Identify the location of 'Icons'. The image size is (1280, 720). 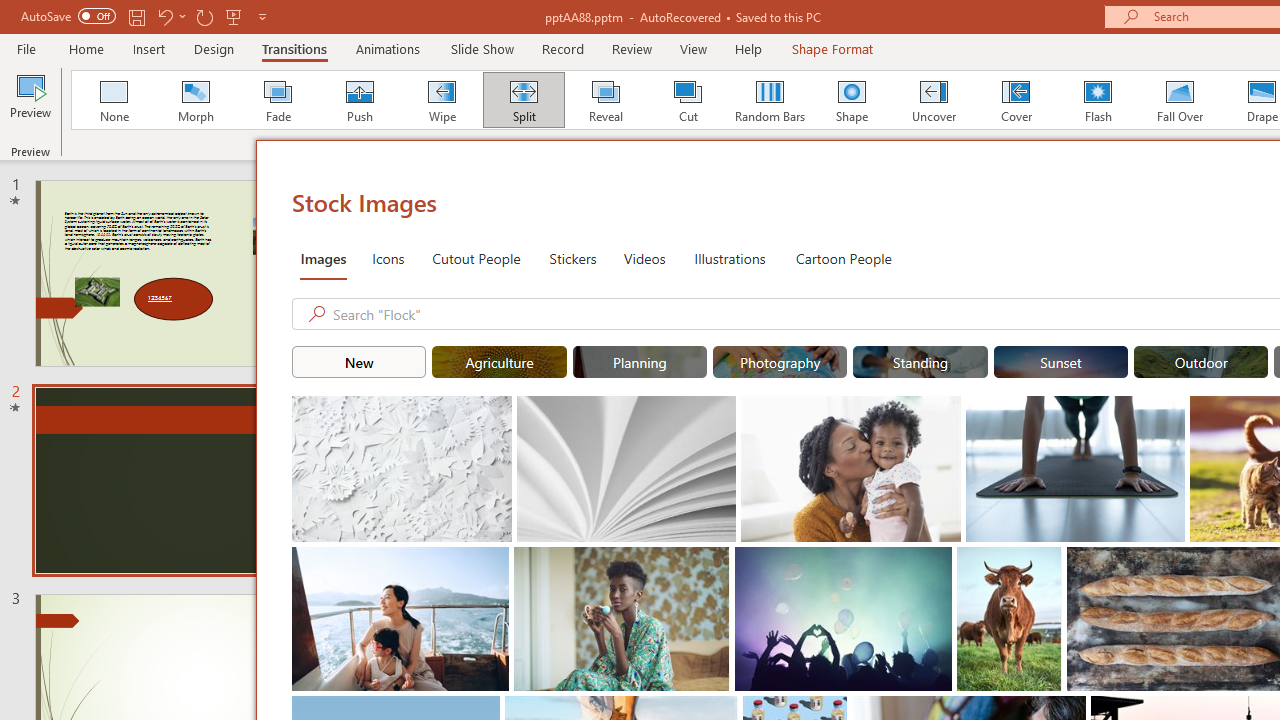
(388, 257).